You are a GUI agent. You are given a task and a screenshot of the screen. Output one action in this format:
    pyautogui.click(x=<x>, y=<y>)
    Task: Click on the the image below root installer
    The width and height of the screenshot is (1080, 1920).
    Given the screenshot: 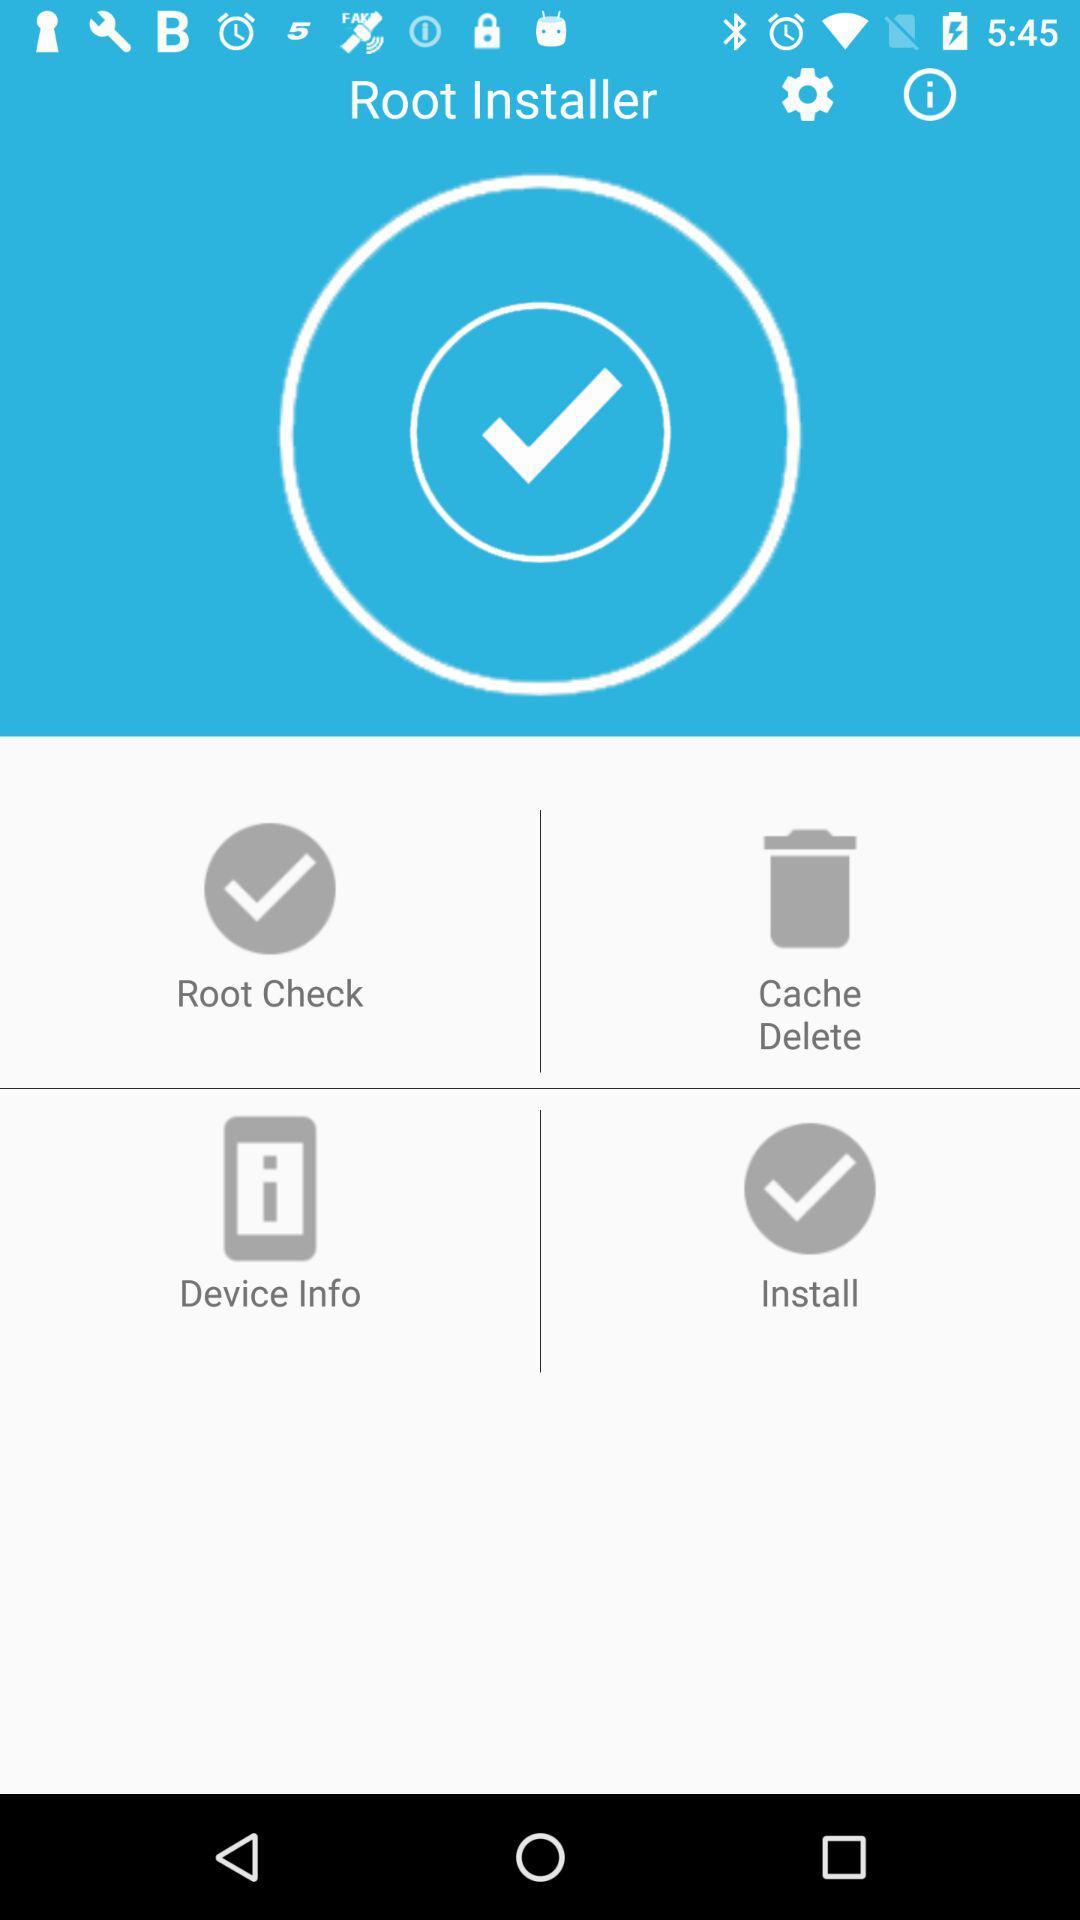 What is the action you would take?
    pyautogui.click(x=540, y=432)
    